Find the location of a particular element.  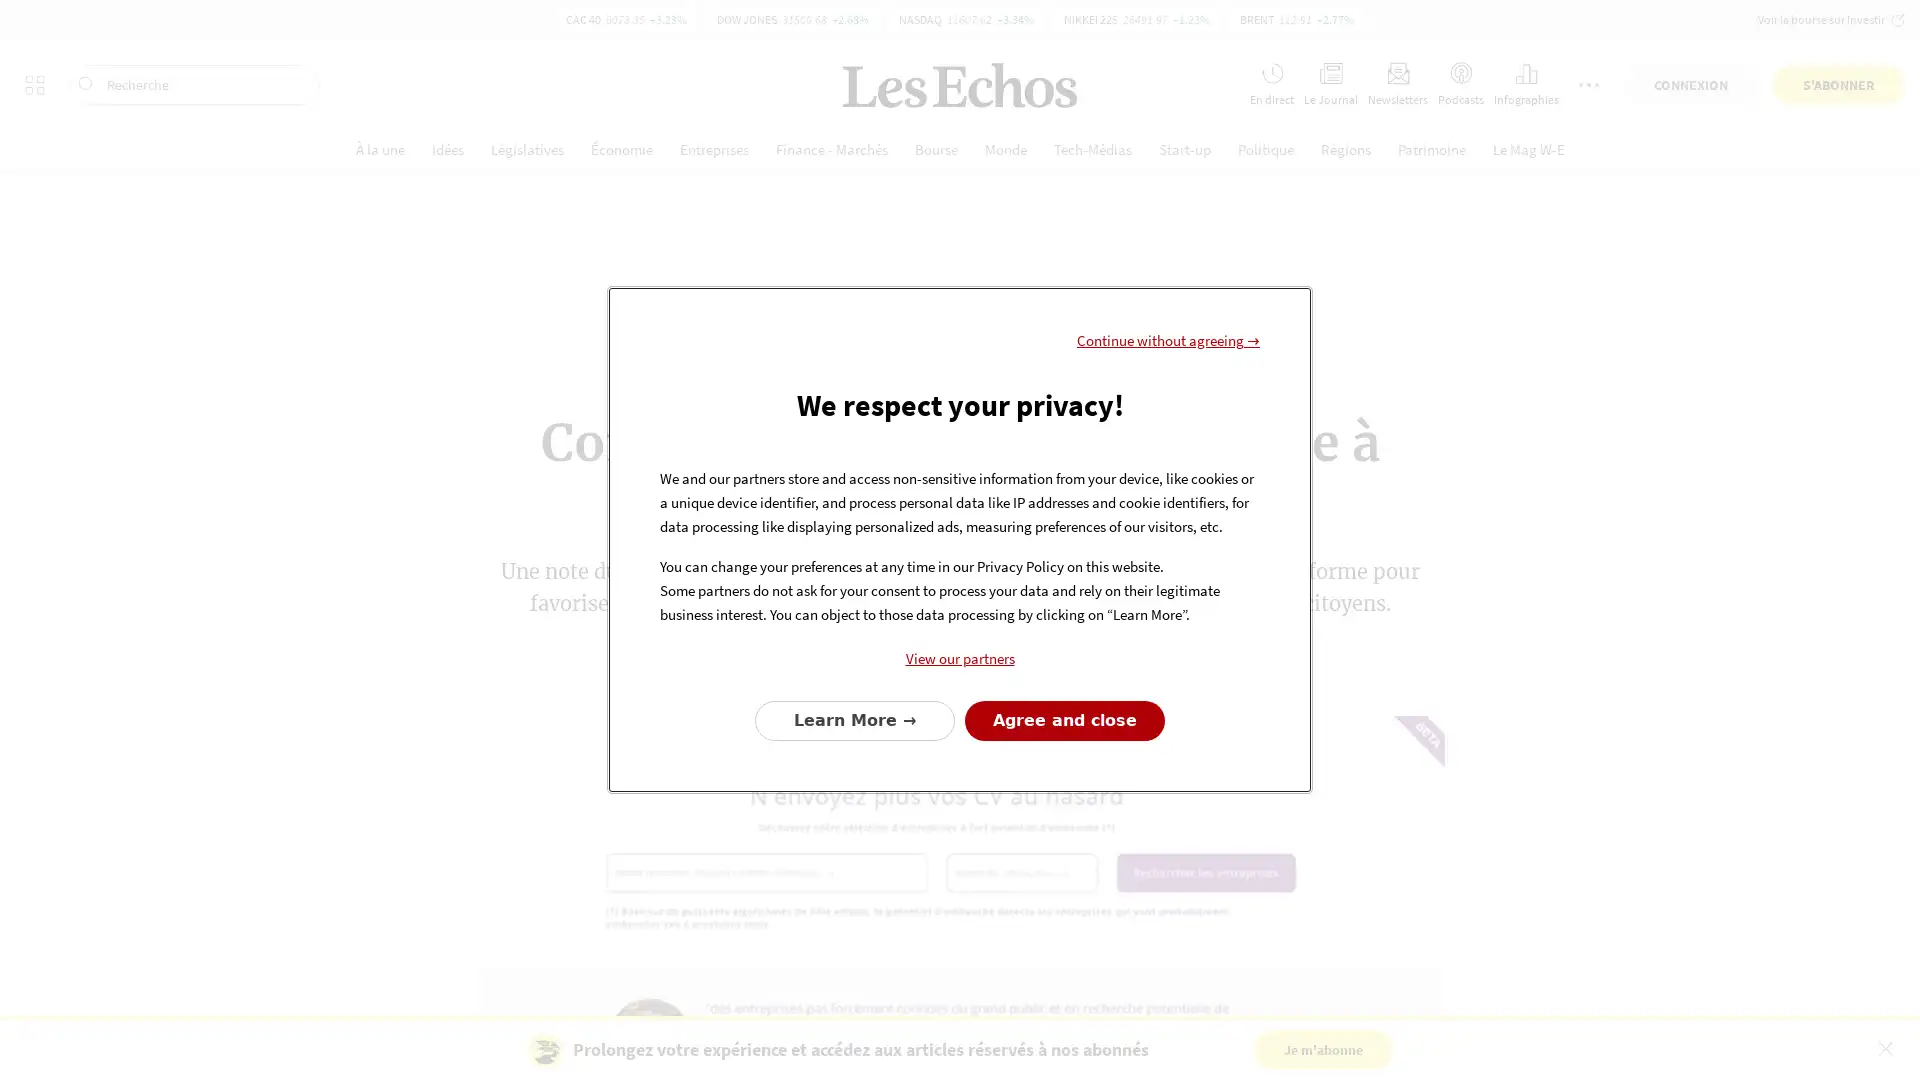

Fermer le bandeau is located at coordinates (1884, 1047).